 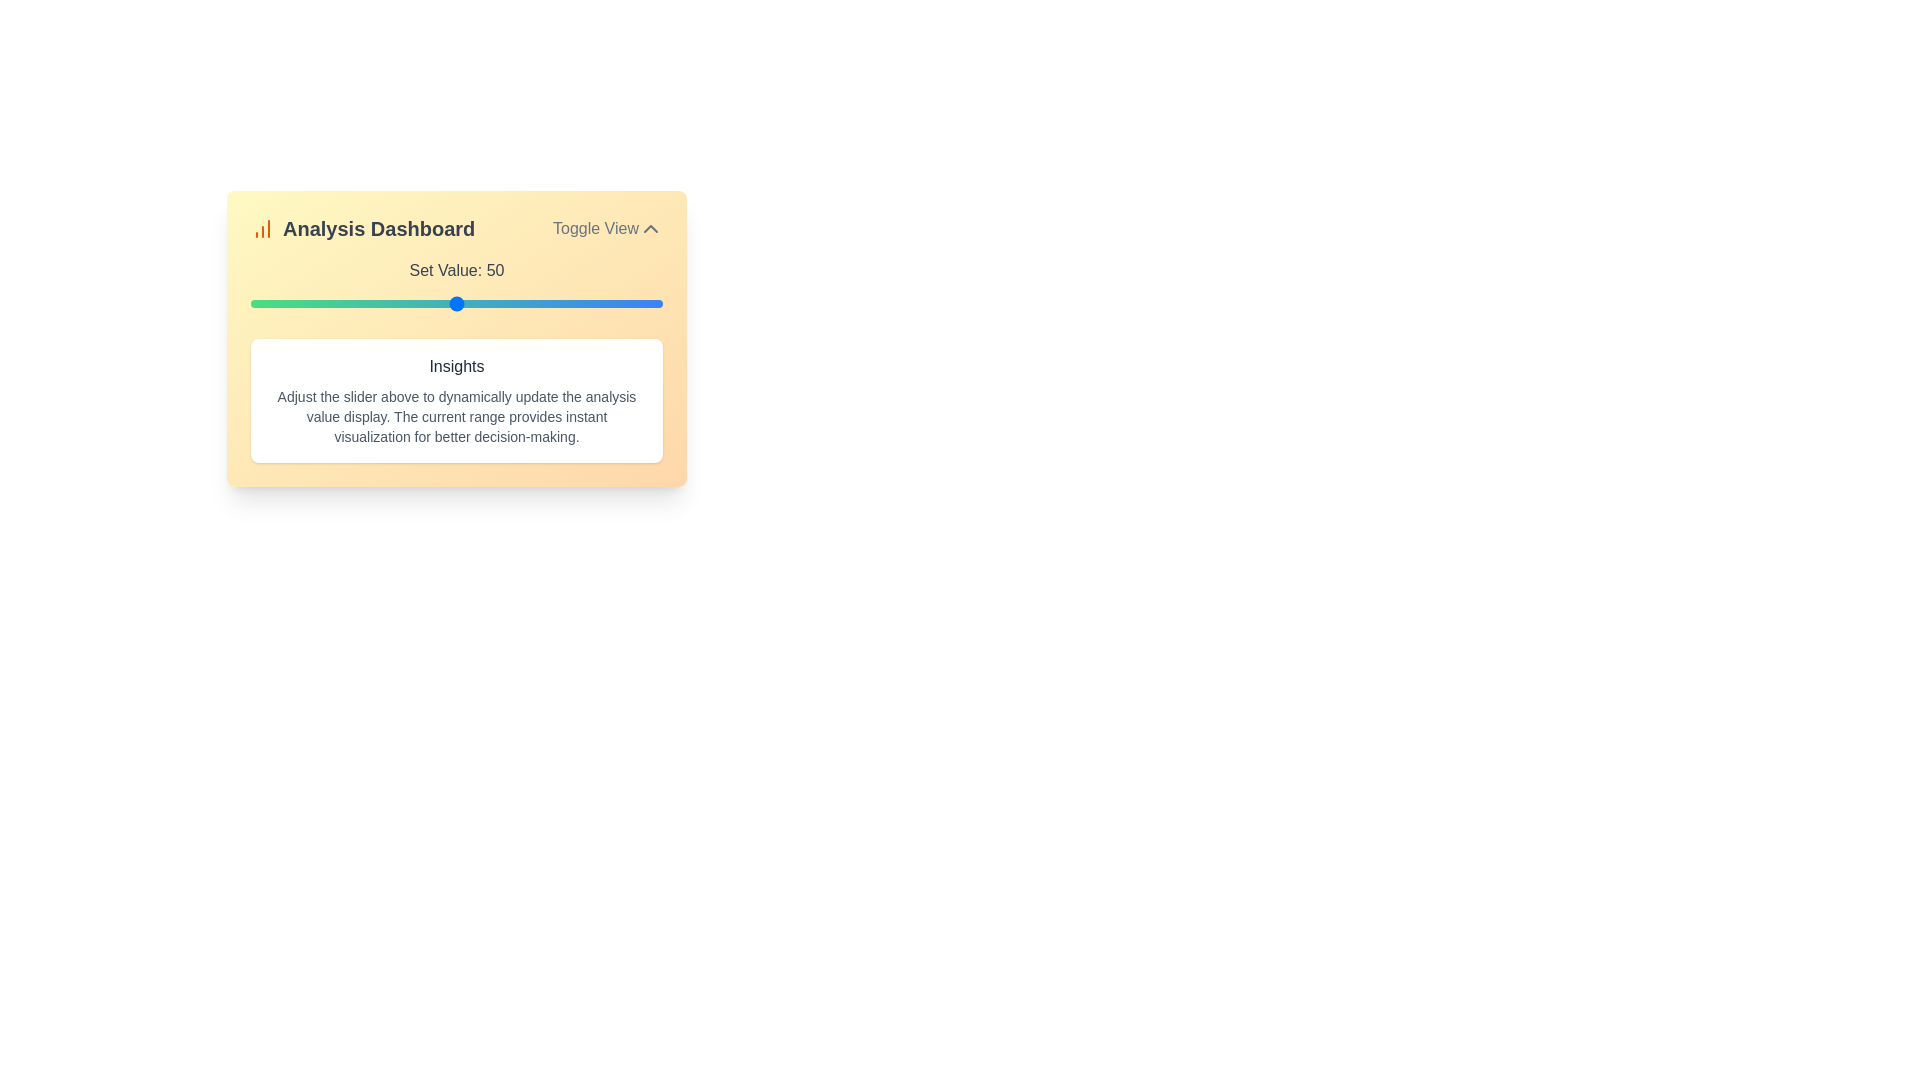 I want to click on the slider to set the value to 20, so click(x=333, y=304).